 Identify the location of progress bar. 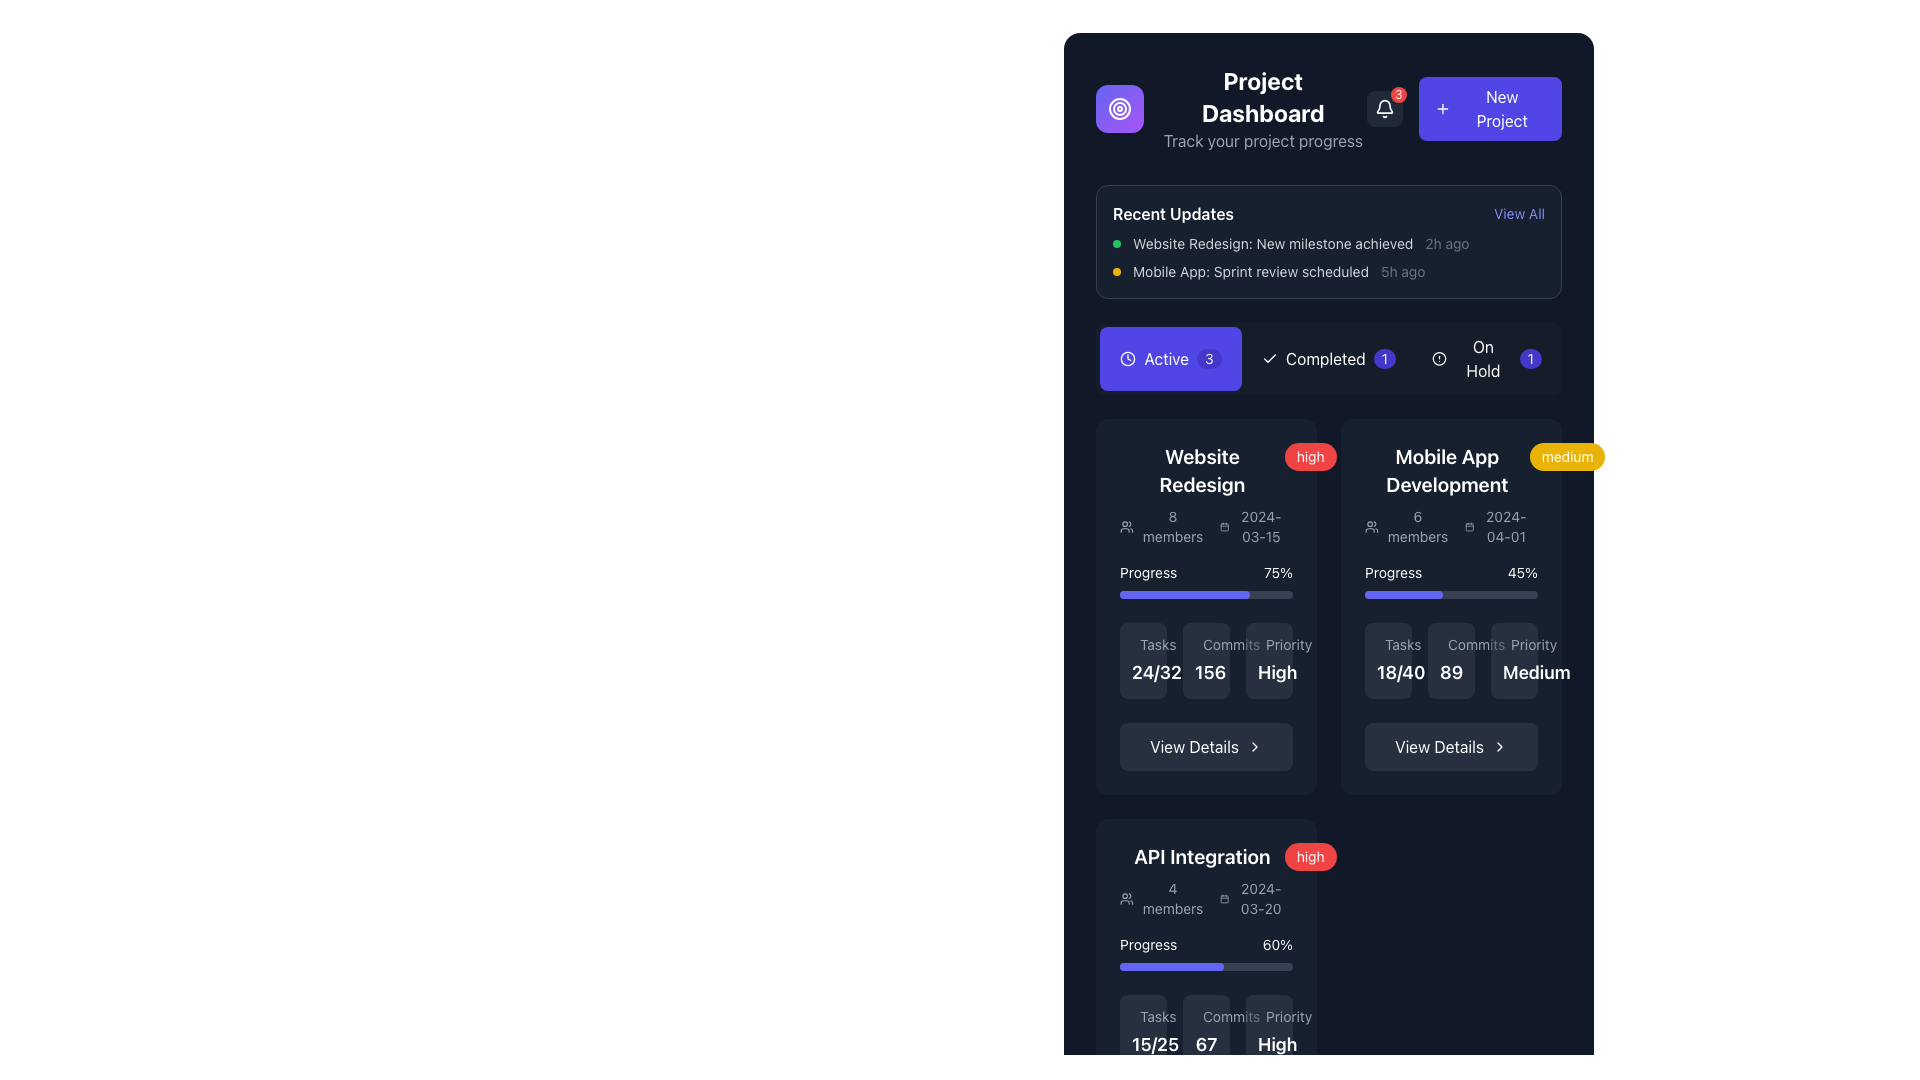
(1142, 966).